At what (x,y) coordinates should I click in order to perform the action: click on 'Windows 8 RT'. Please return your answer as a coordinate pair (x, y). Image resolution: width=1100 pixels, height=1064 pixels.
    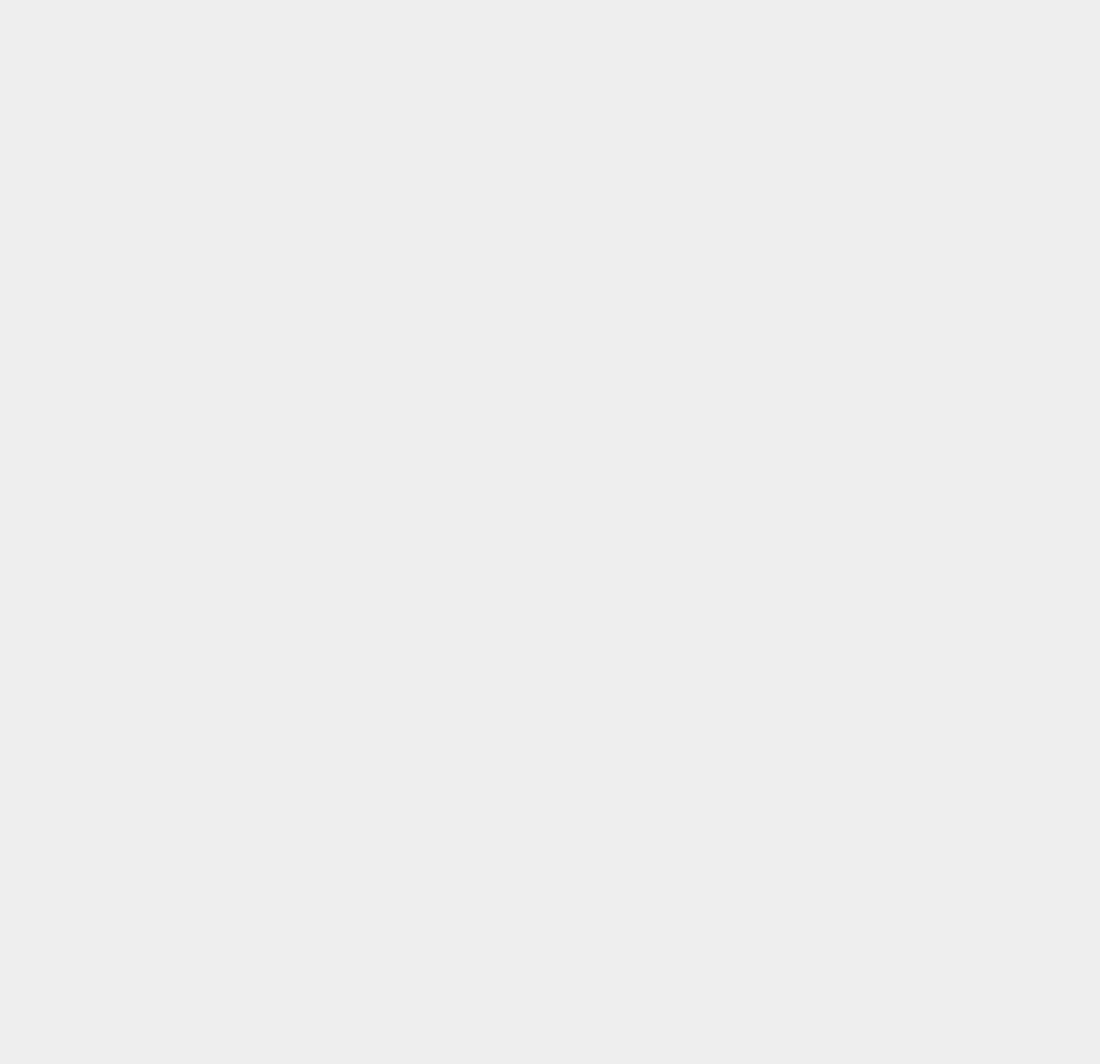
    Looking at the image, I should click on (821, 476).